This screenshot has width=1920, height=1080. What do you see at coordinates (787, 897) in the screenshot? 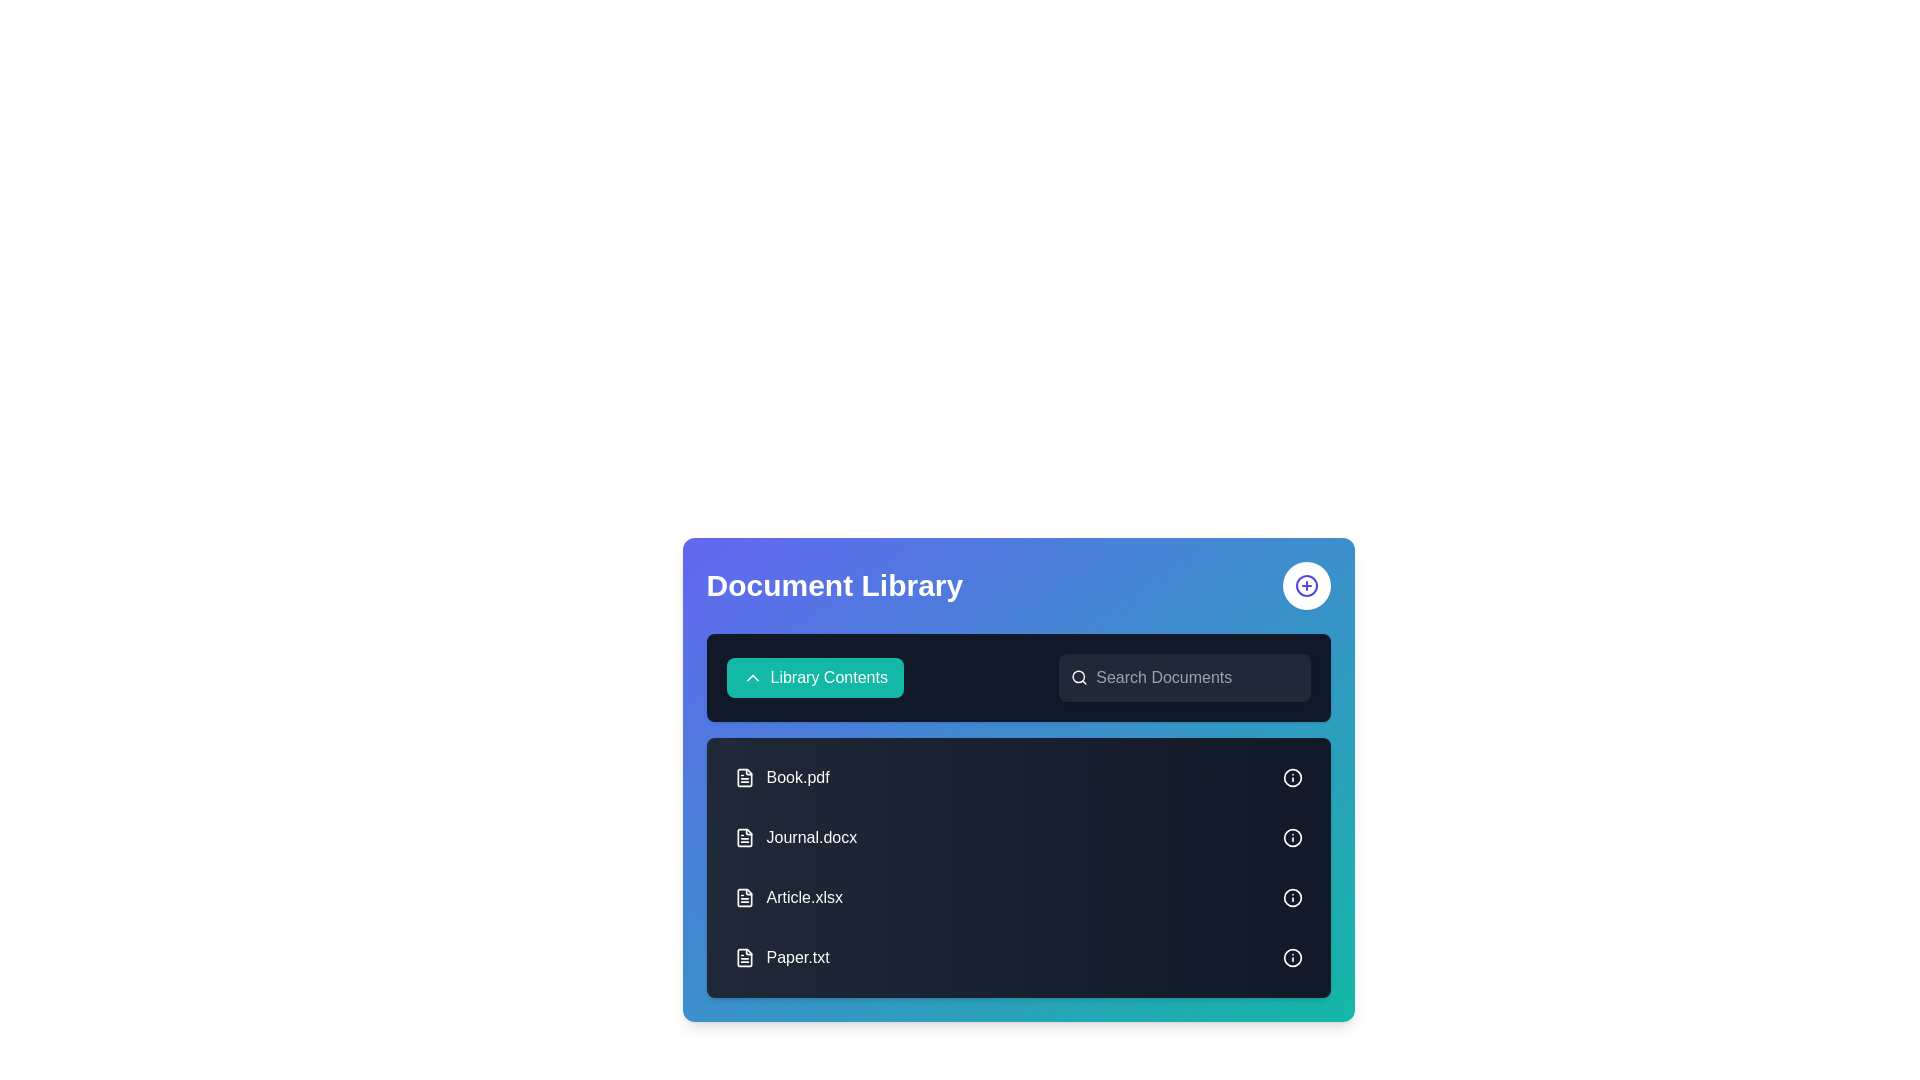
I see `the 'Article.xlsx' file element, which is displayed with a white text and an icon on a dark background` at bounding box center [787, 897].